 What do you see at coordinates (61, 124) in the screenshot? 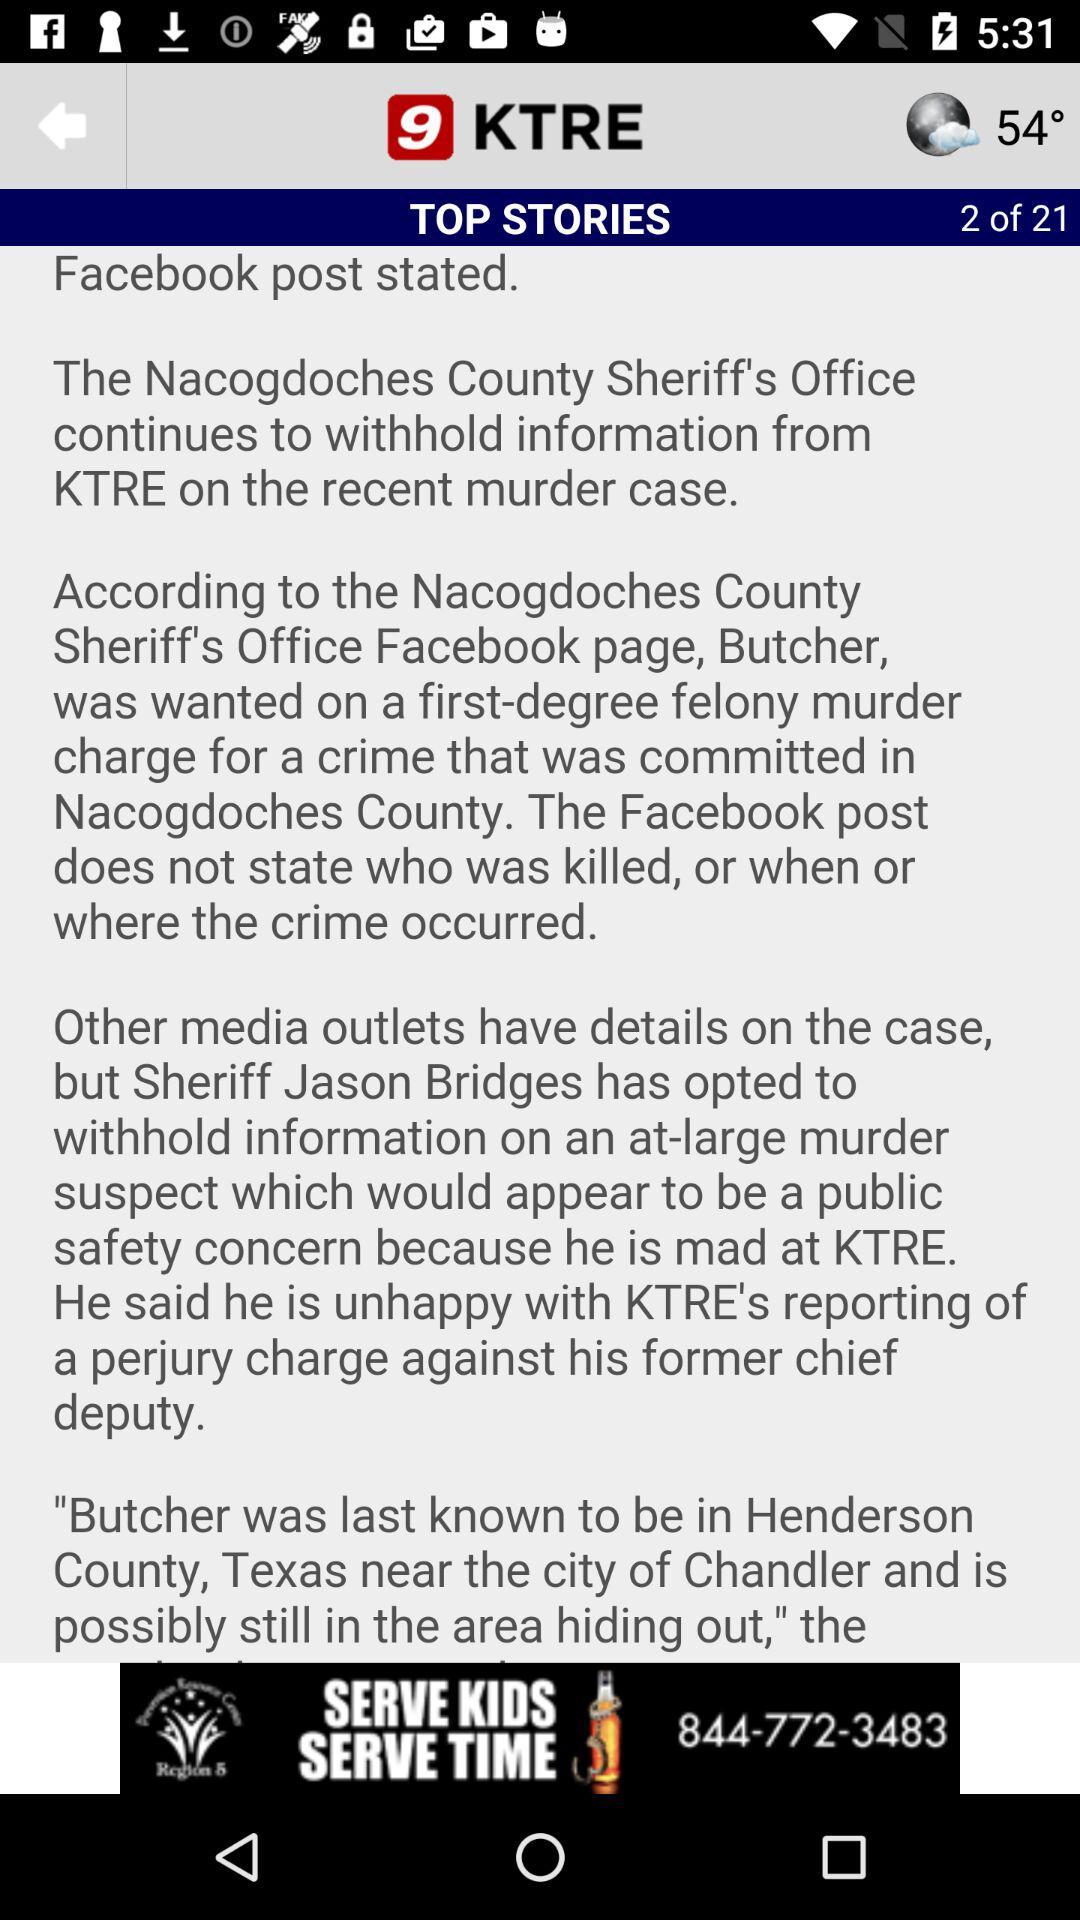
I see `the arrow_backward icon` at bounding box center [61, 124].